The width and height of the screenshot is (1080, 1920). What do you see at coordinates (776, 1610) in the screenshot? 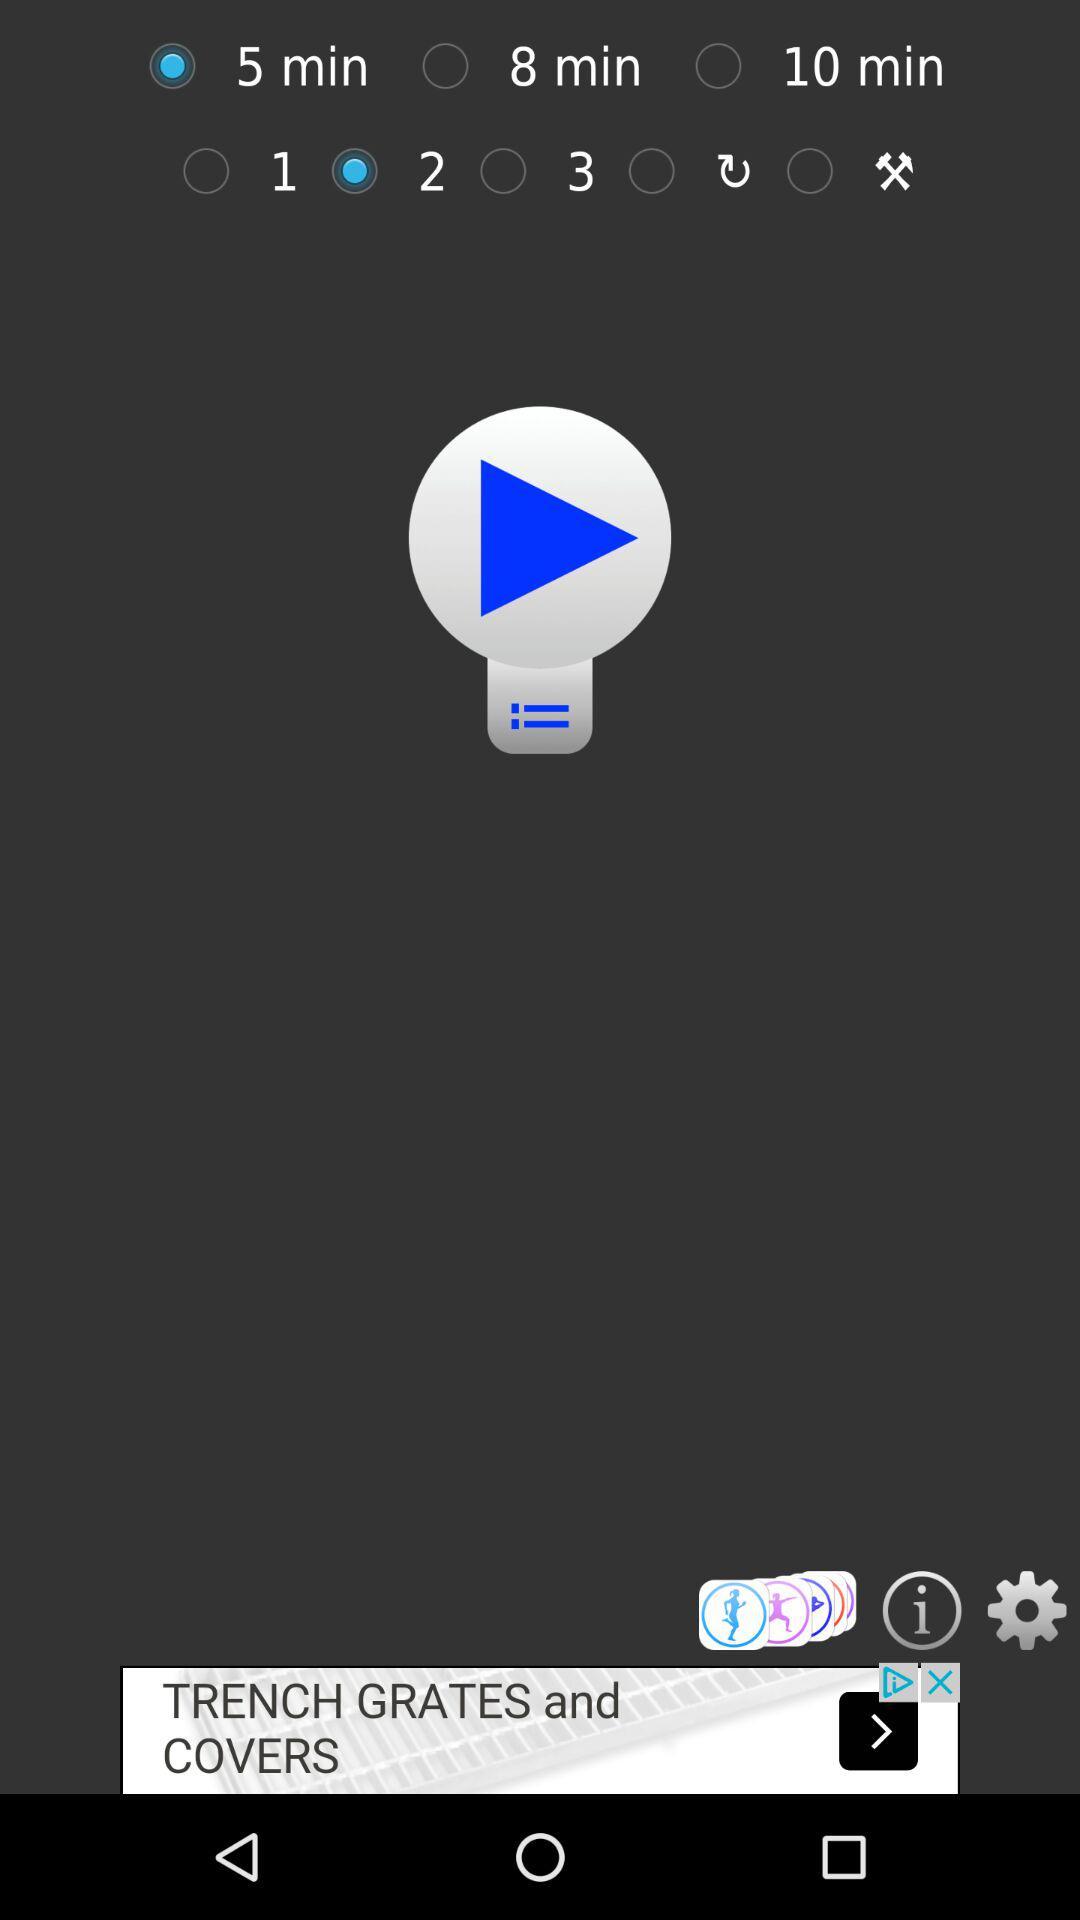
I see `make selection` at bounding box center [776, 1610].